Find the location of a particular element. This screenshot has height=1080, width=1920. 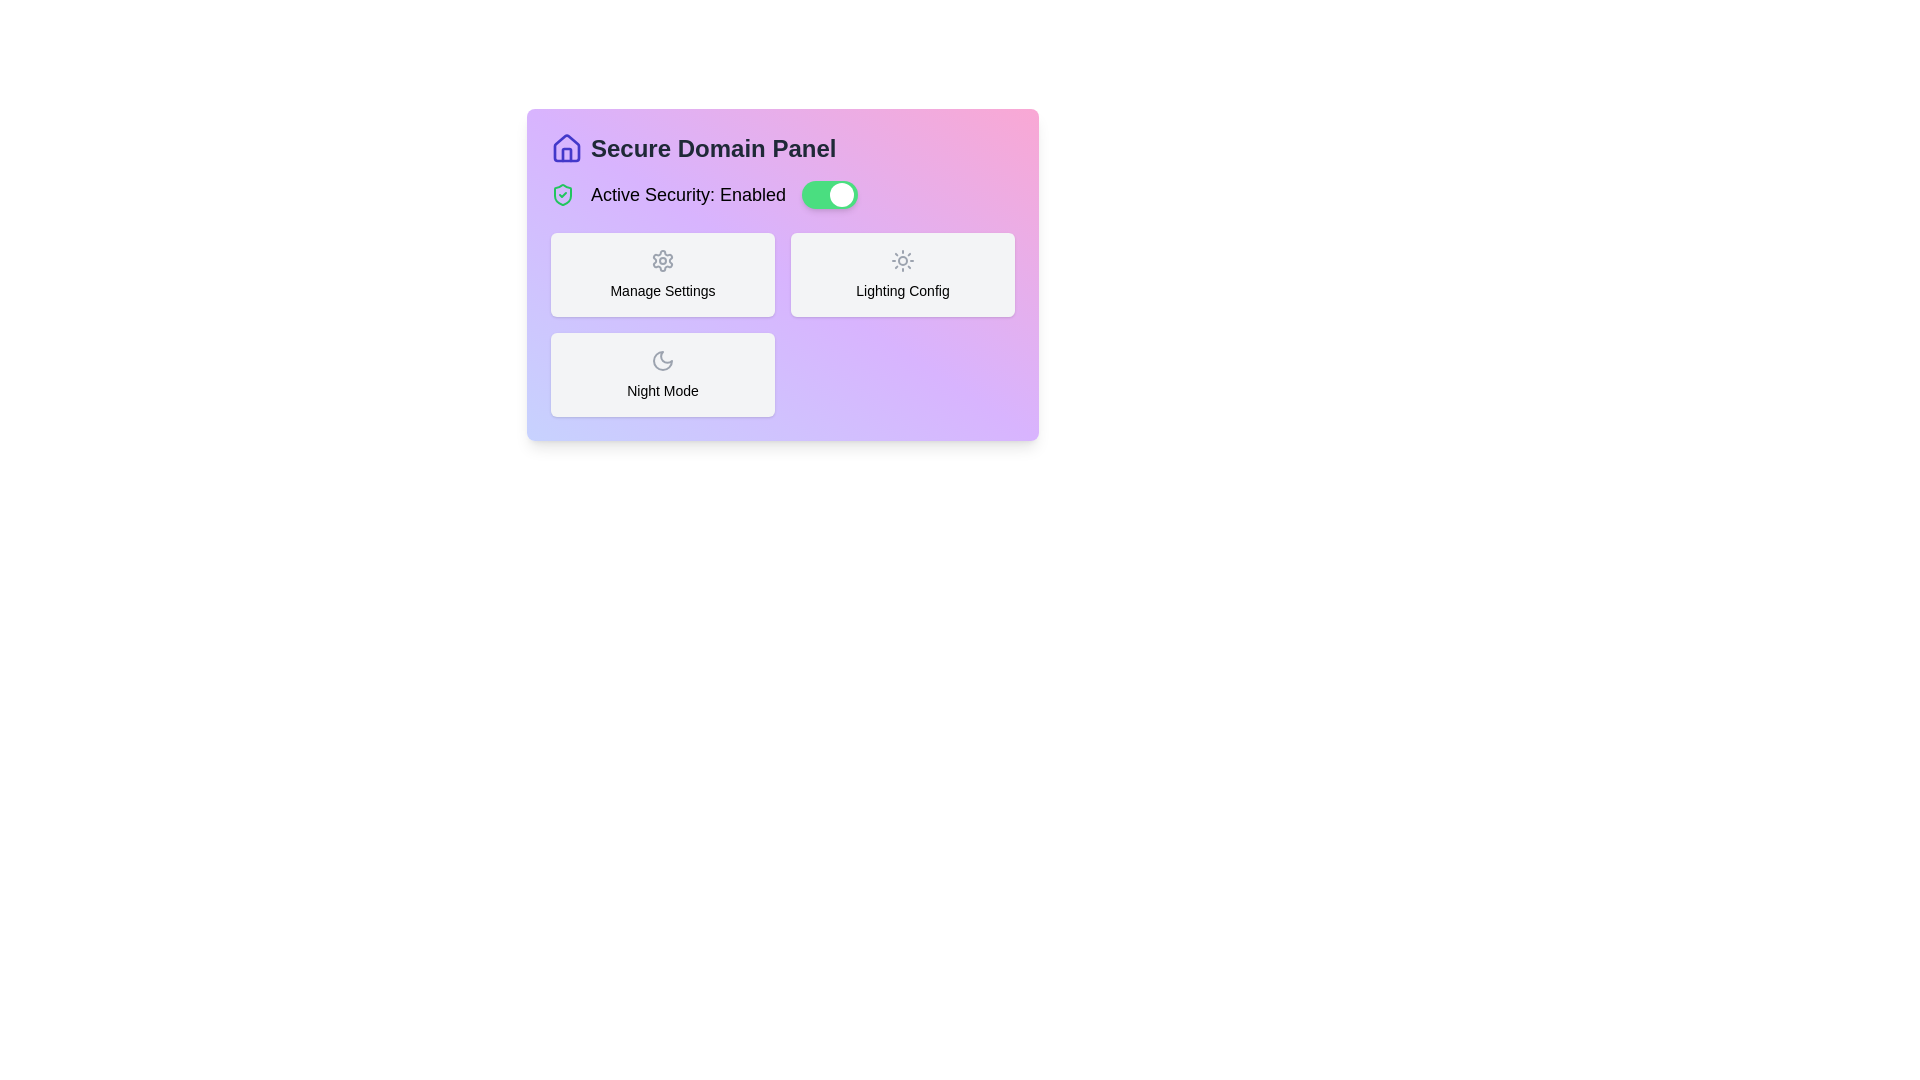

the 'Lighting Config' button, which is a rectangular button with a light gray background and a sun icon, located in the top-right grid of the section containing three buttons is located at coordinates (901, 274).